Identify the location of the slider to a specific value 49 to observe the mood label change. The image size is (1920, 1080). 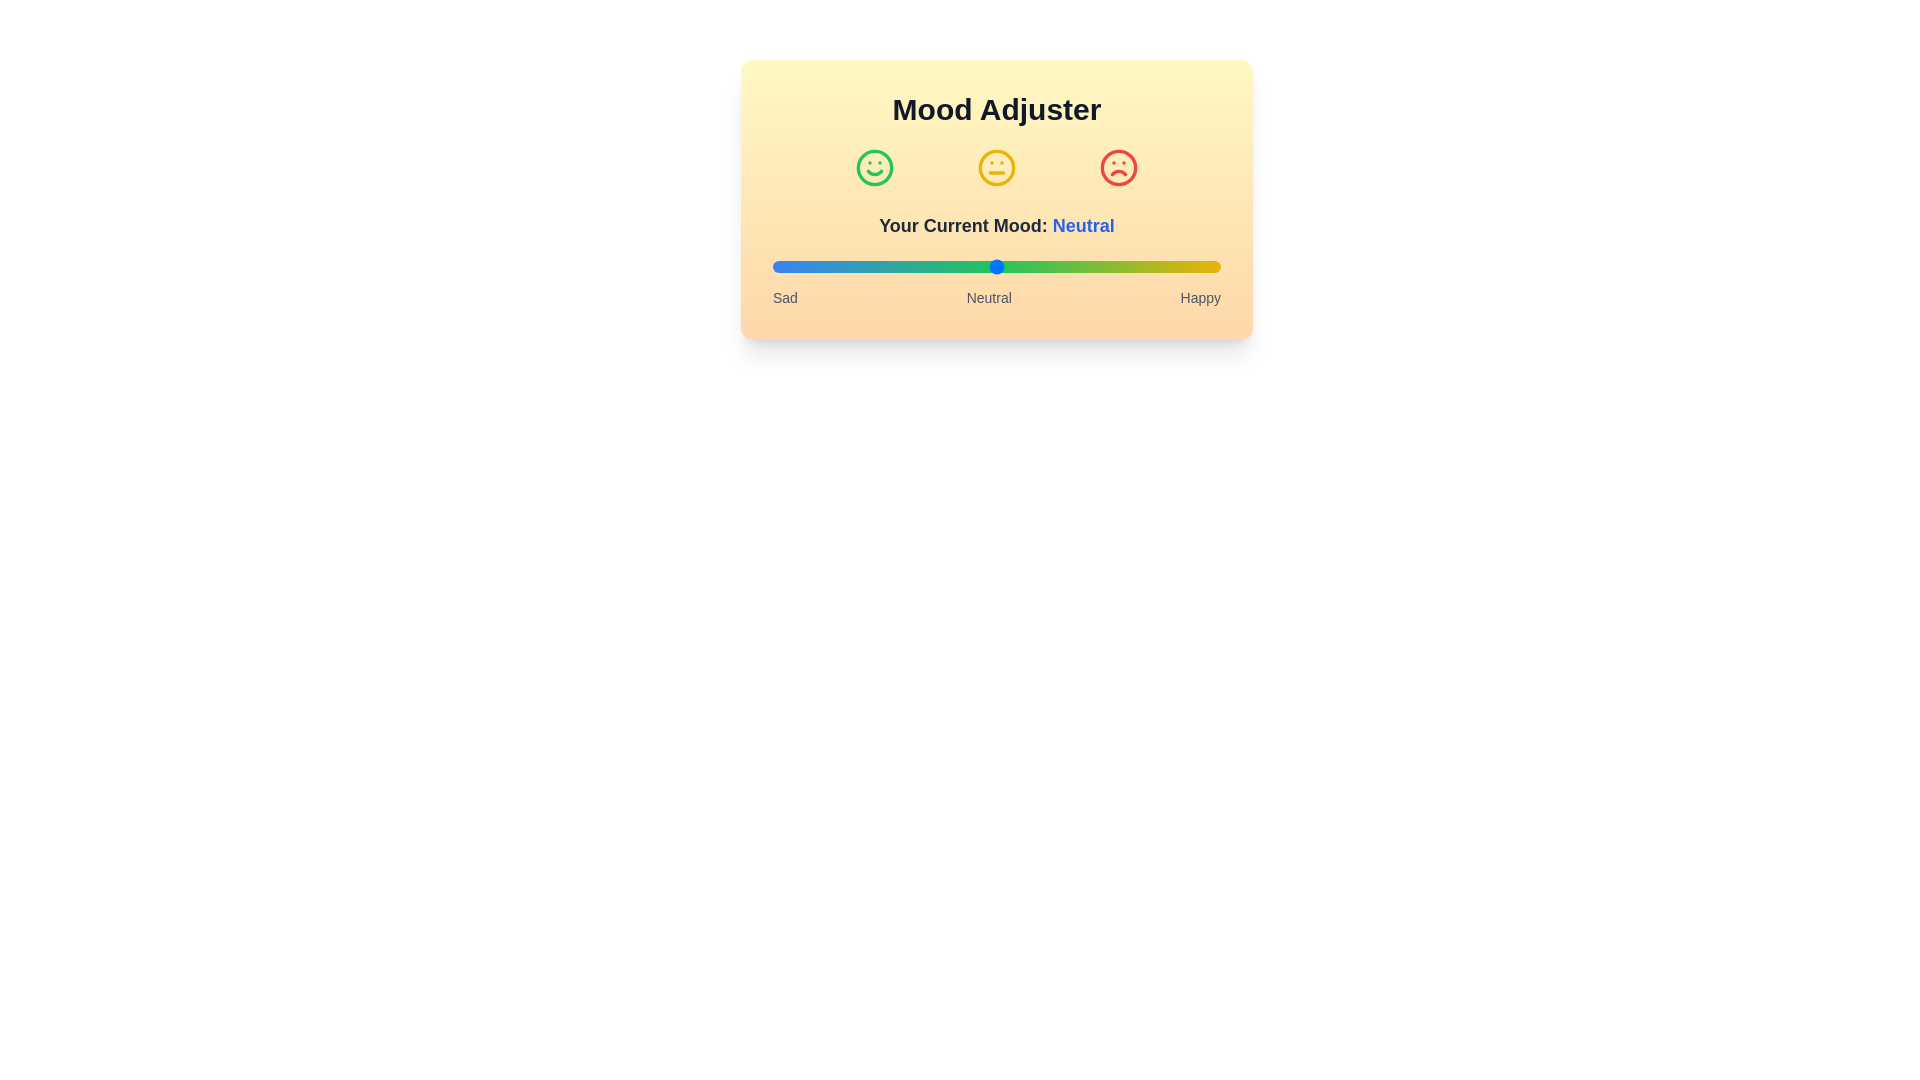
(992, 265).